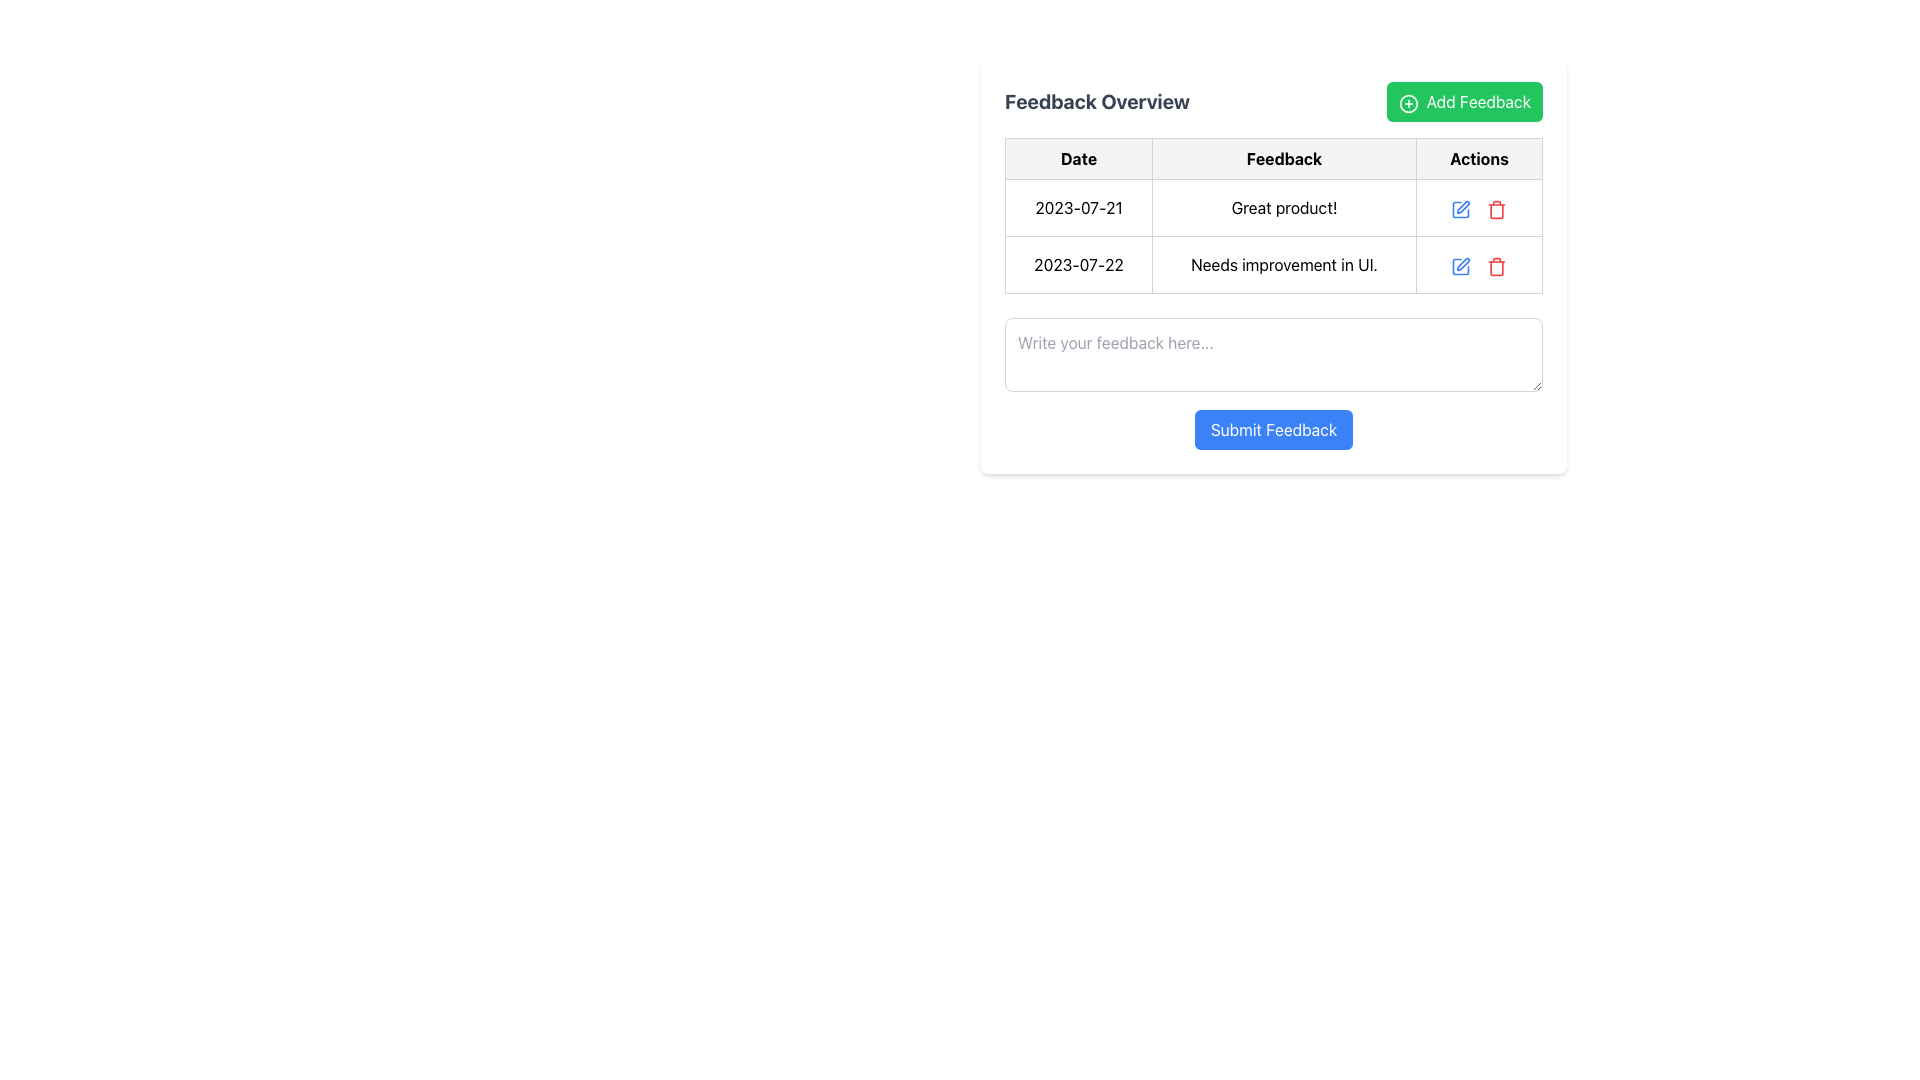  What do you see at coordinates (1407, 103) in the screenshot?
I see `the 'Add Feedback' button located in the top-right corner of the 'Feedback Overview' section by interacting with the button's graphical shape` at bounding box center [1407, 103].